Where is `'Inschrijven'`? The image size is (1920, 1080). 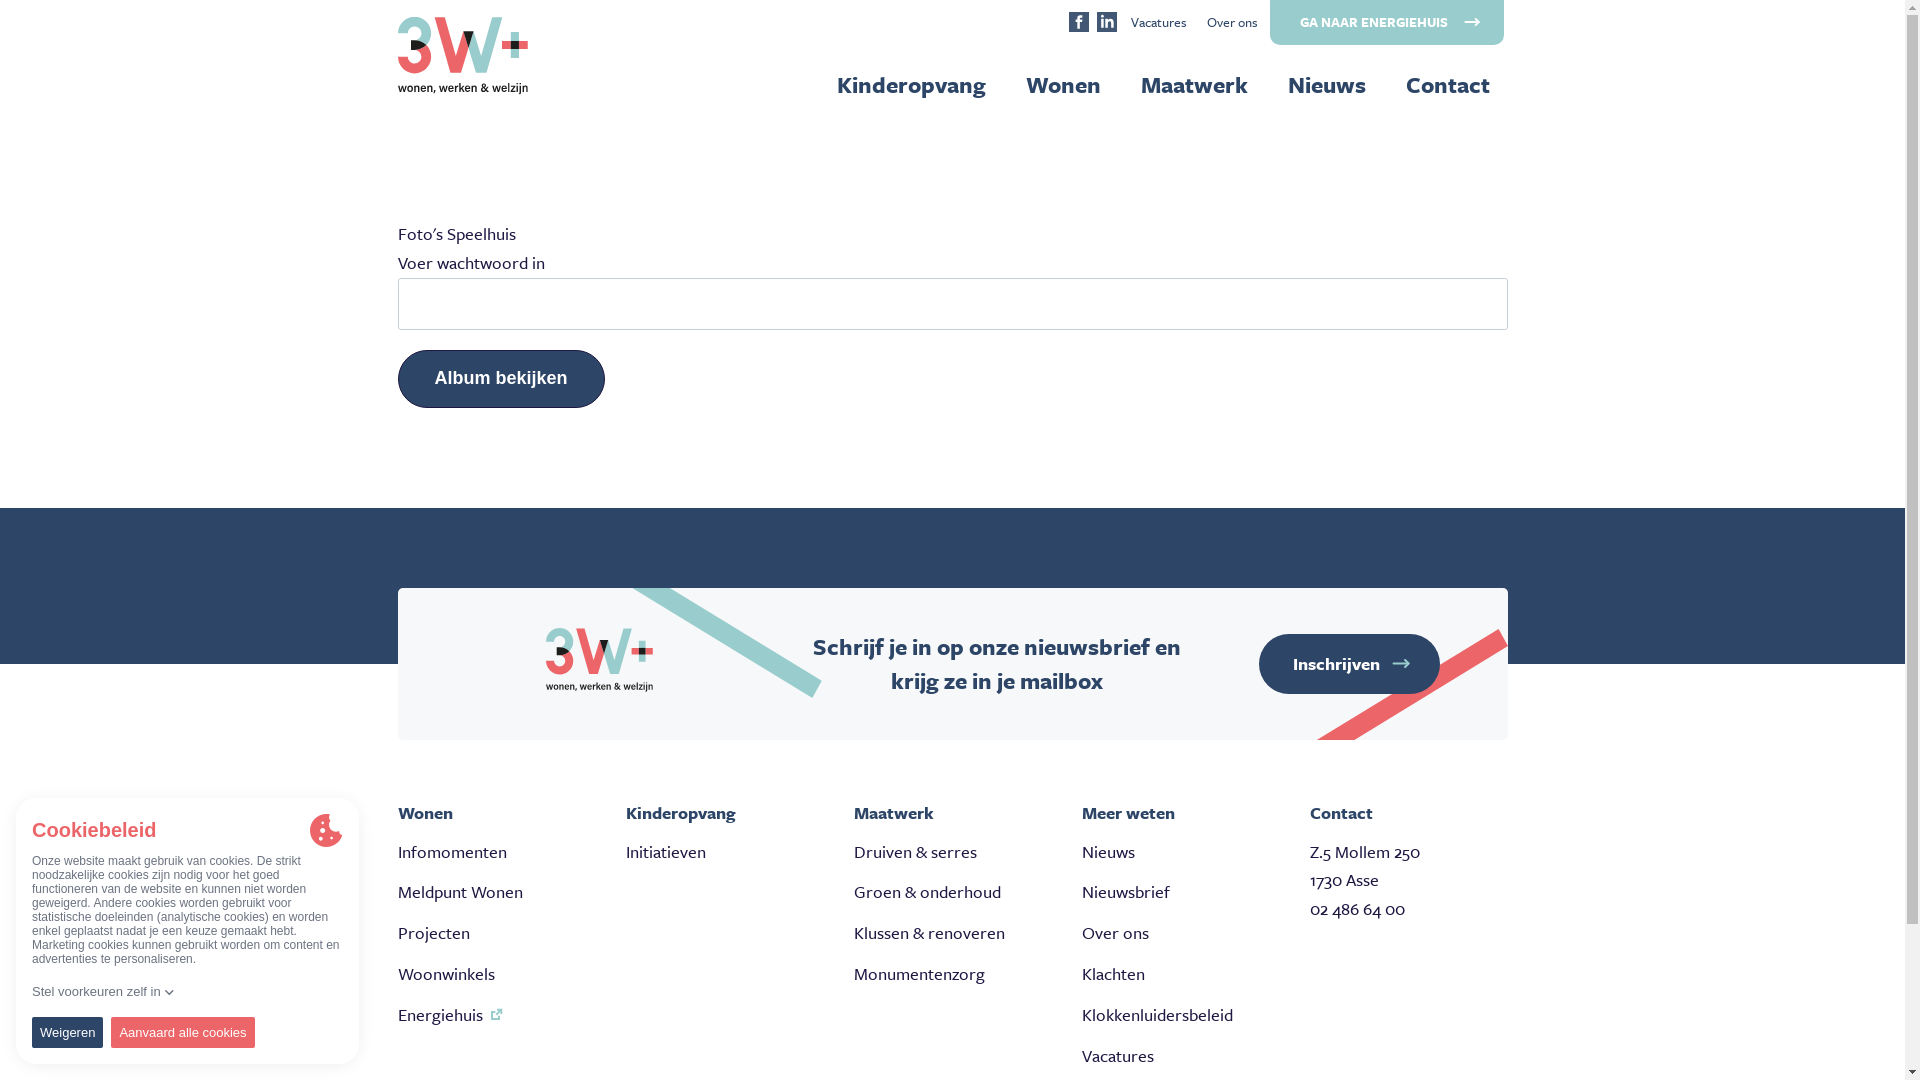
'Inschrijven' is located at coordinates (1349, 664).